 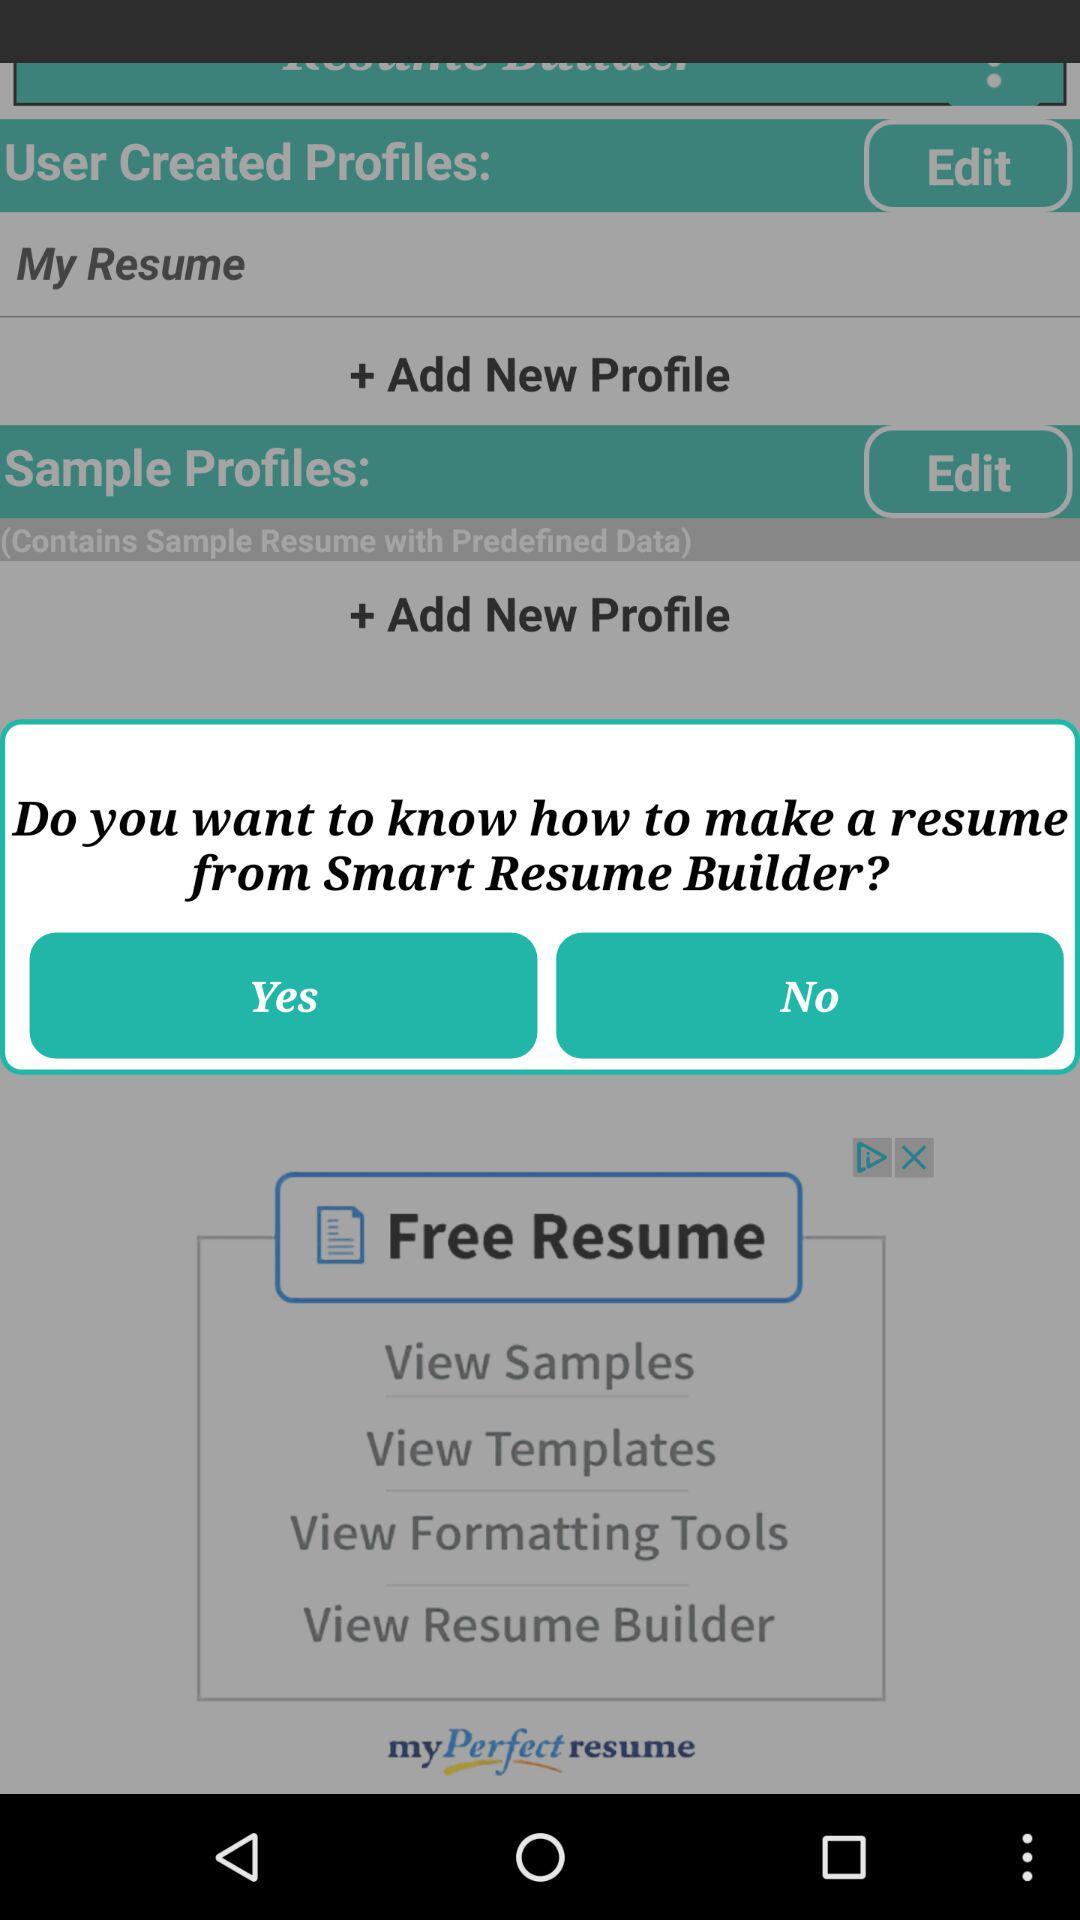 I want to click on icon next to no icon, so click(x=283, y=995).